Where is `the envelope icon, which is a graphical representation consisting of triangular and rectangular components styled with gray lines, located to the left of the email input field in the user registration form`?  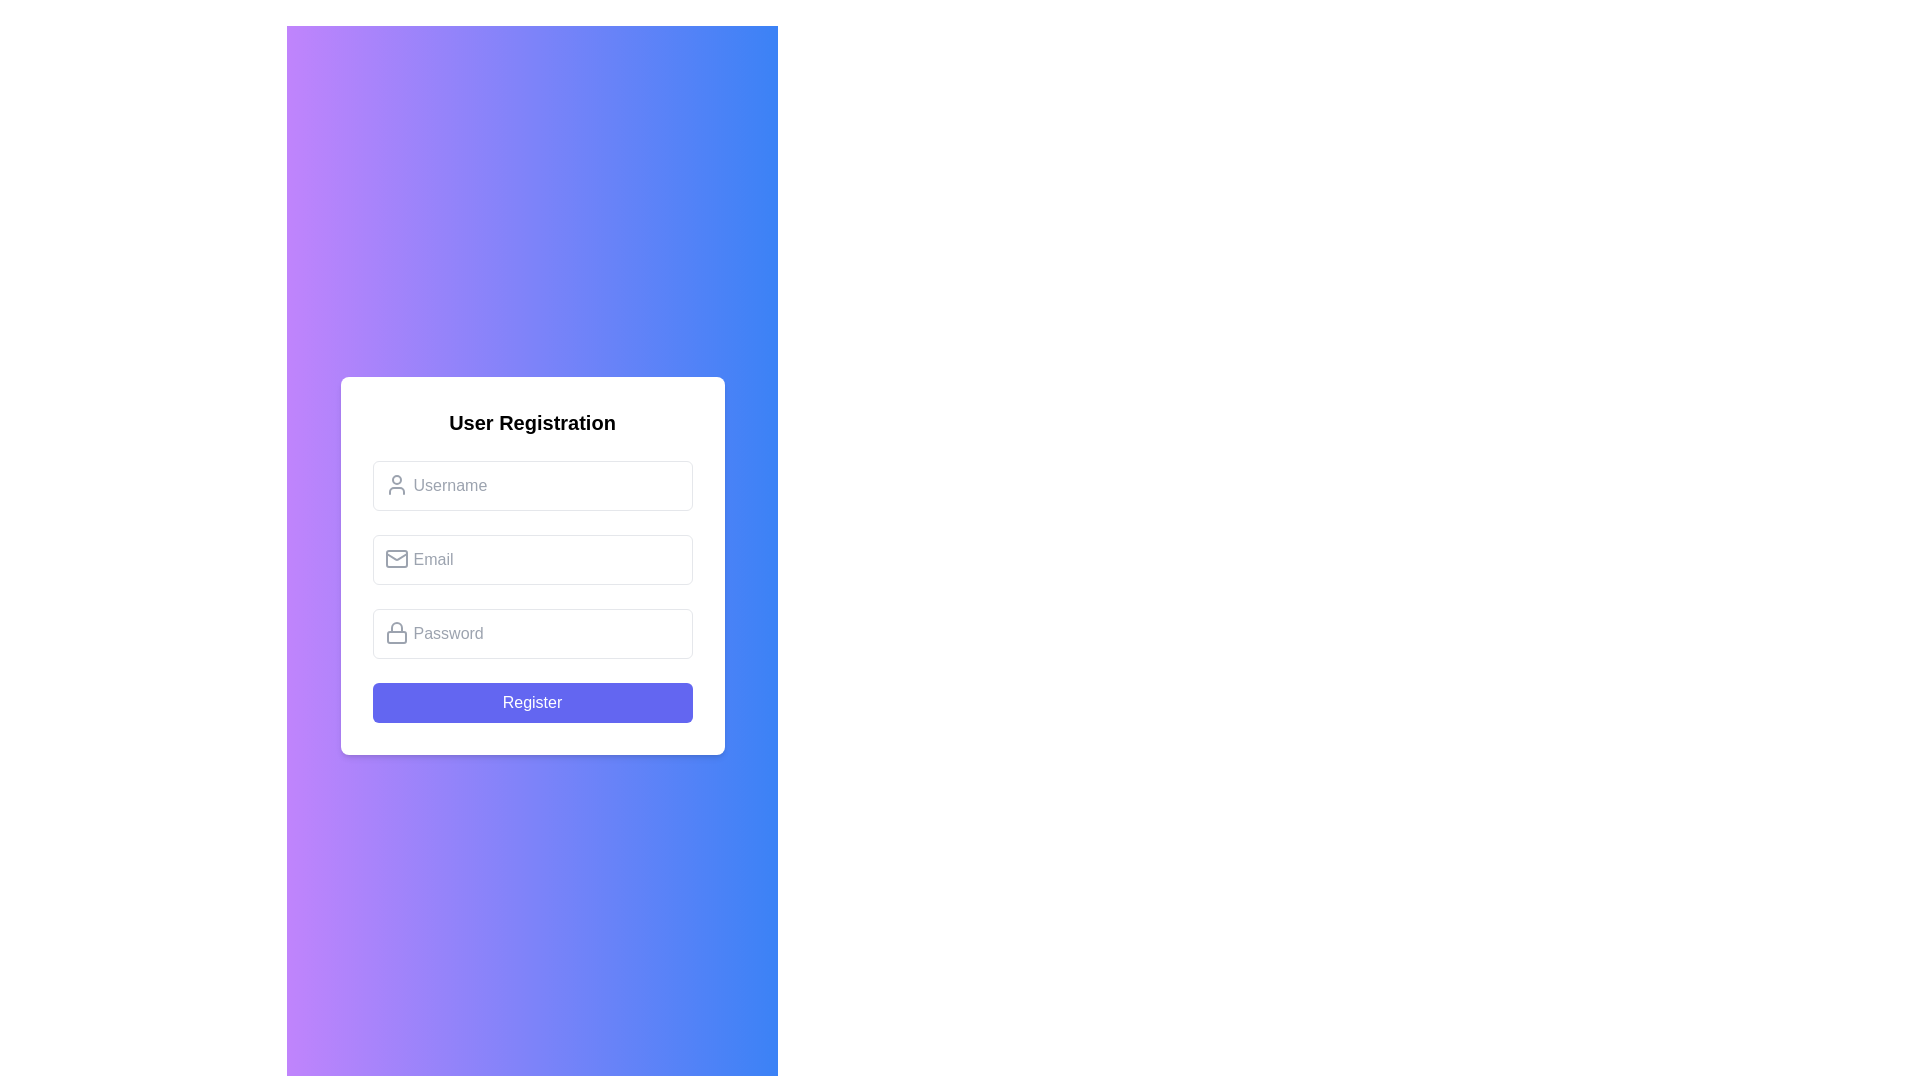 the envelope icon, which is a graphical representation consisting of triangular and rectangular components styled with gray lines, located to the left of the email input field in the user registration form is located at coordinates (396, 556).